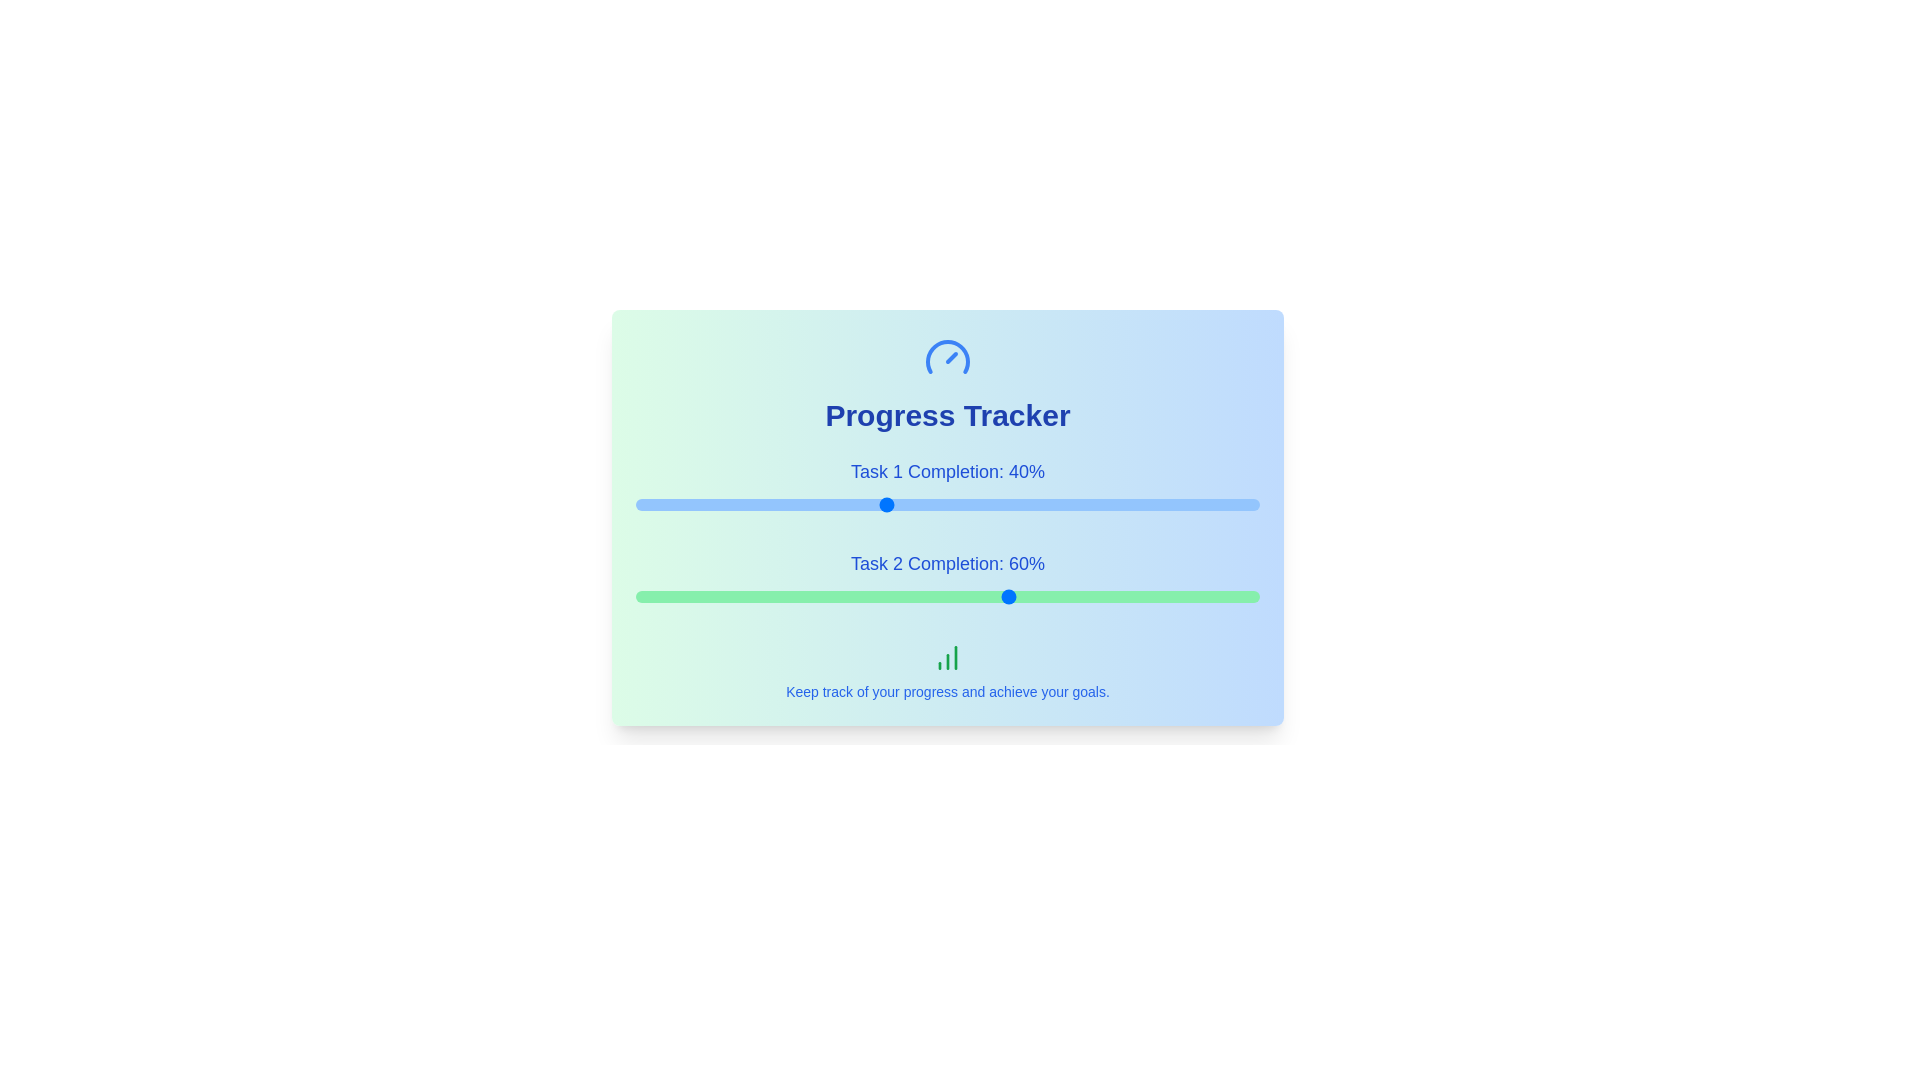 The height and width of the screenshot is (1080, 1920). I want to click on the text label displaying 'Task 1 Completion: 40%', which is styled with a large bold blue font and located above the progress bar, so click(947, 471).